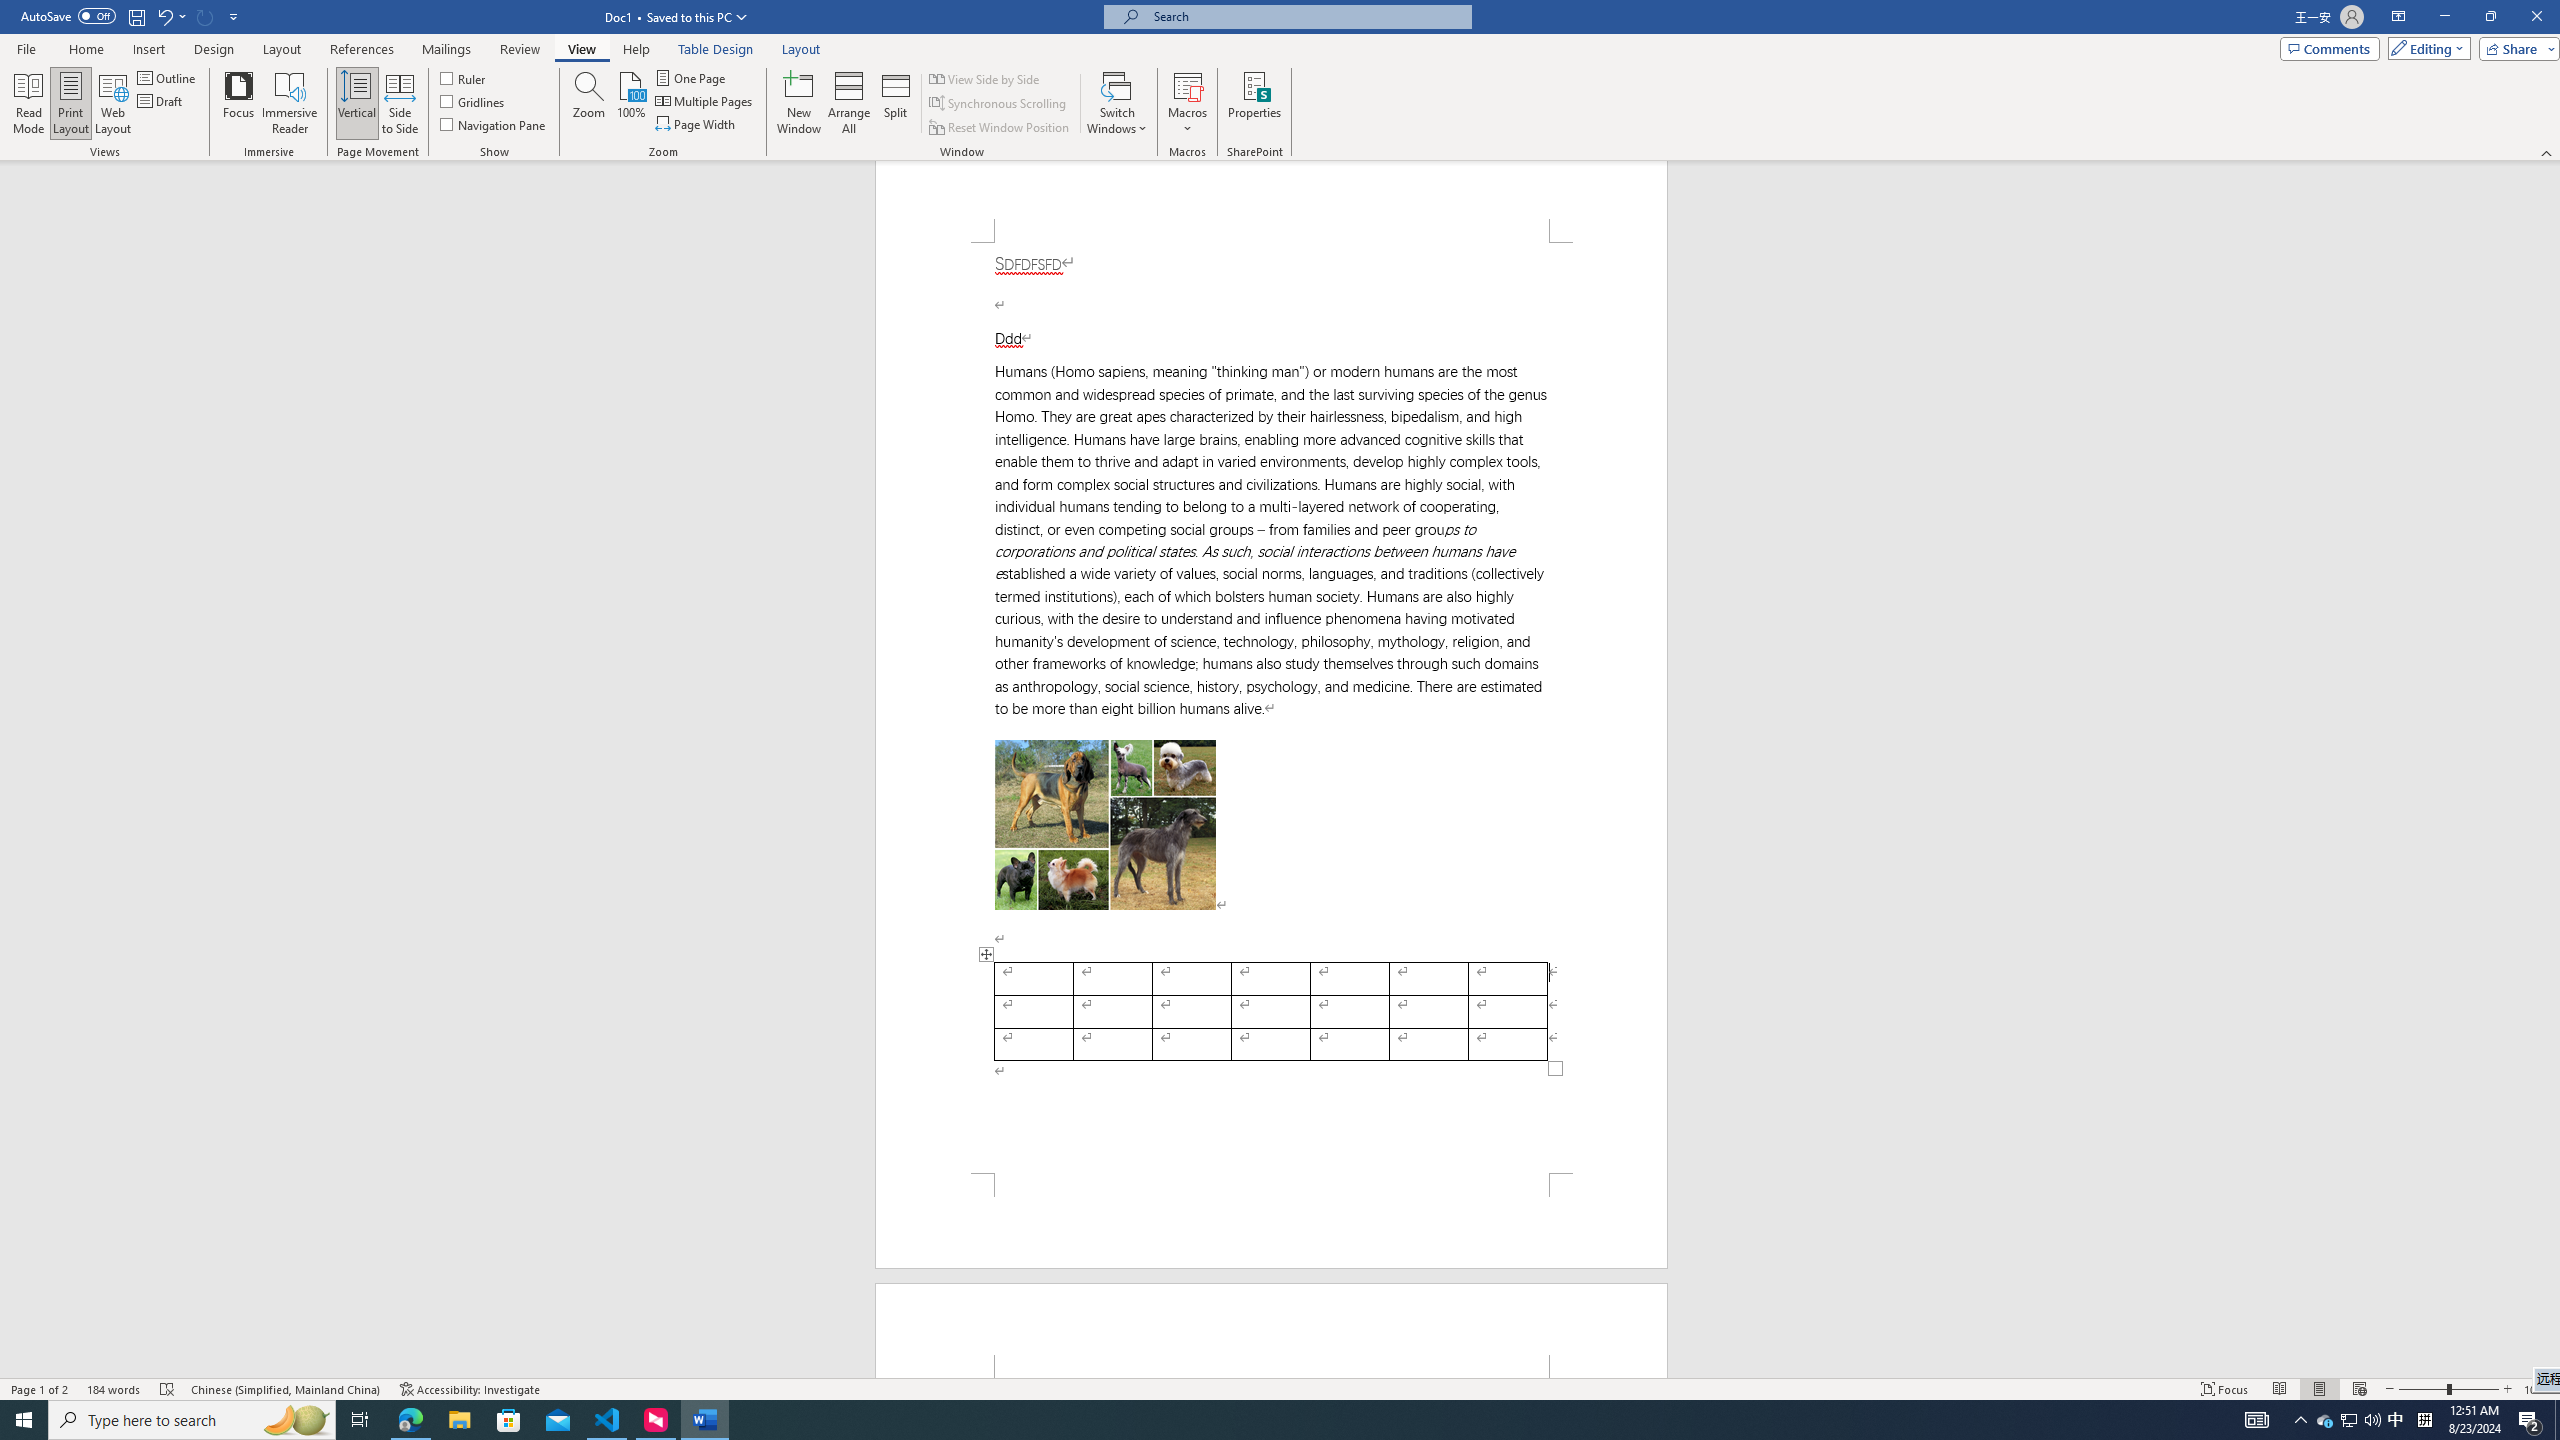 The image size is (2560, 1440). I want to click on 'Page Width', so click(697, 122).